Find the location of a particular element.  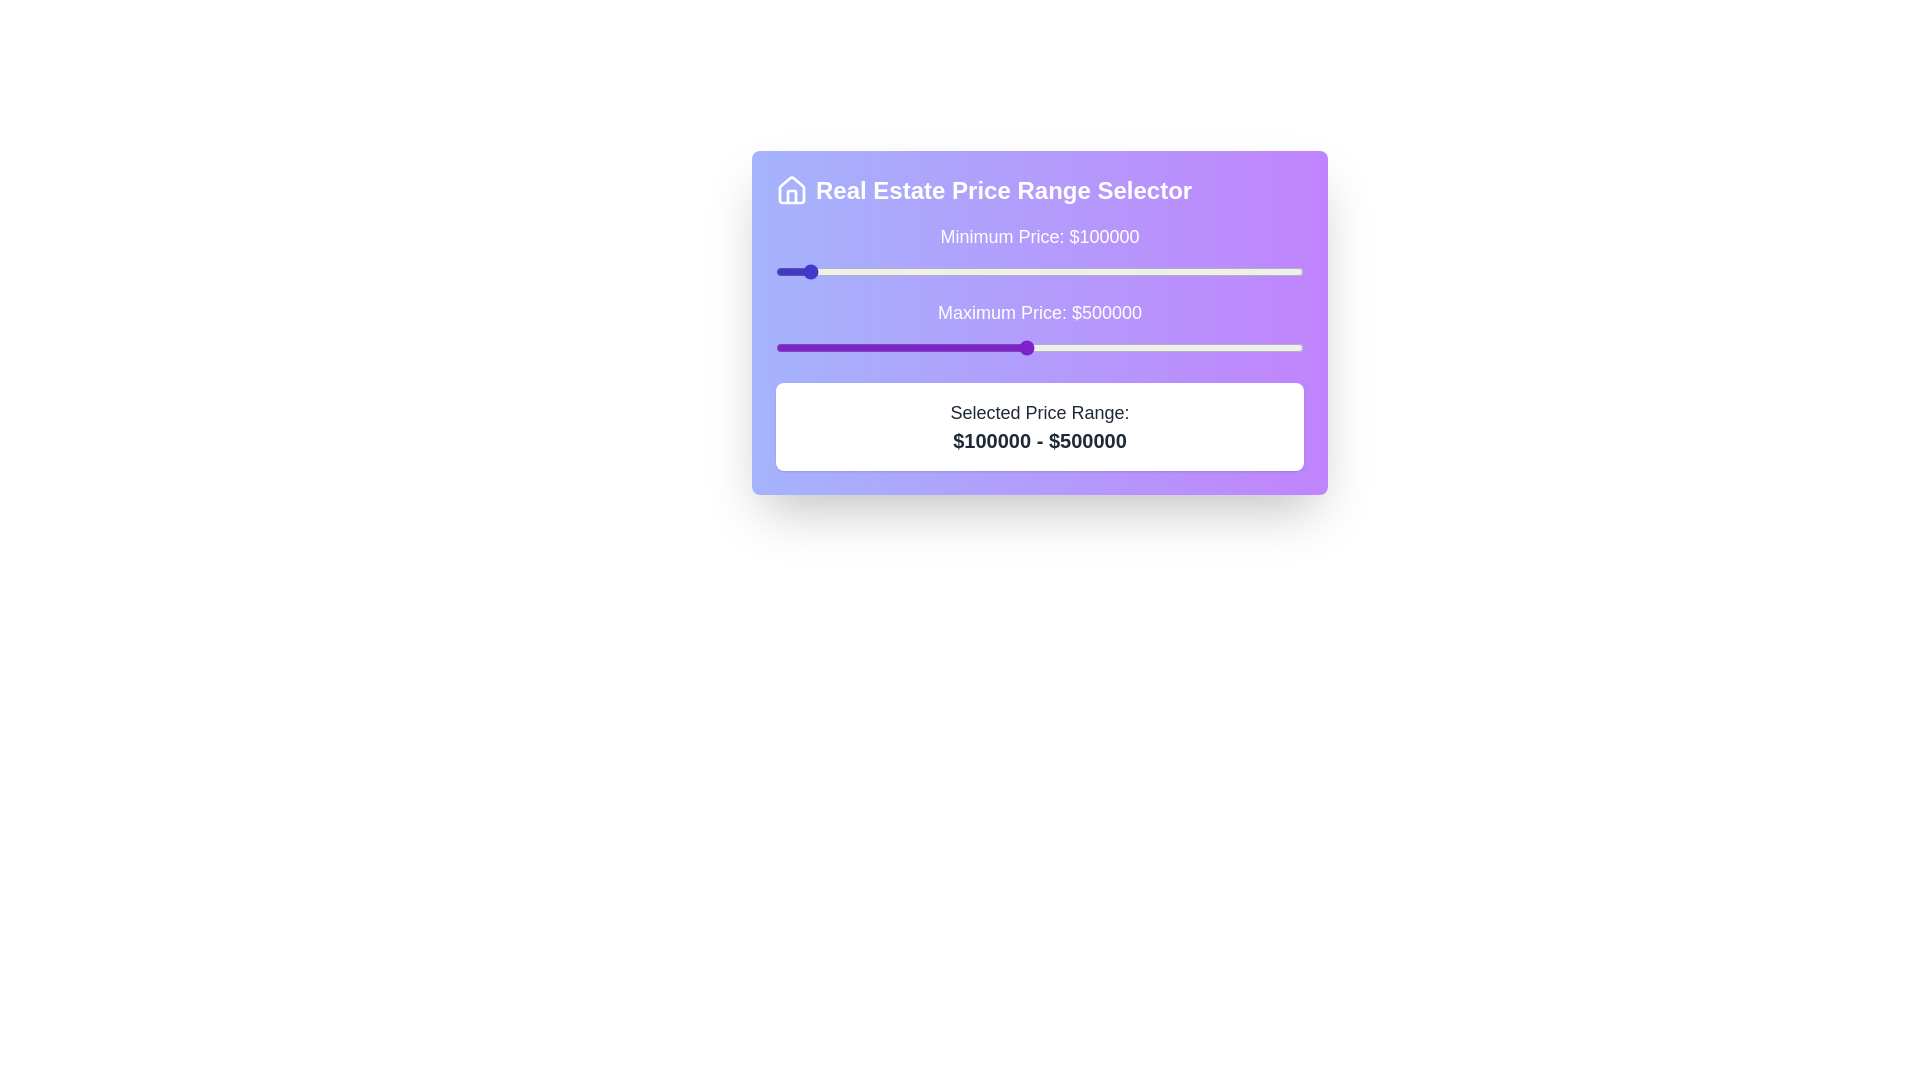

the minimum price slider to 525925 dollars is located at coordinates (1040, 272).